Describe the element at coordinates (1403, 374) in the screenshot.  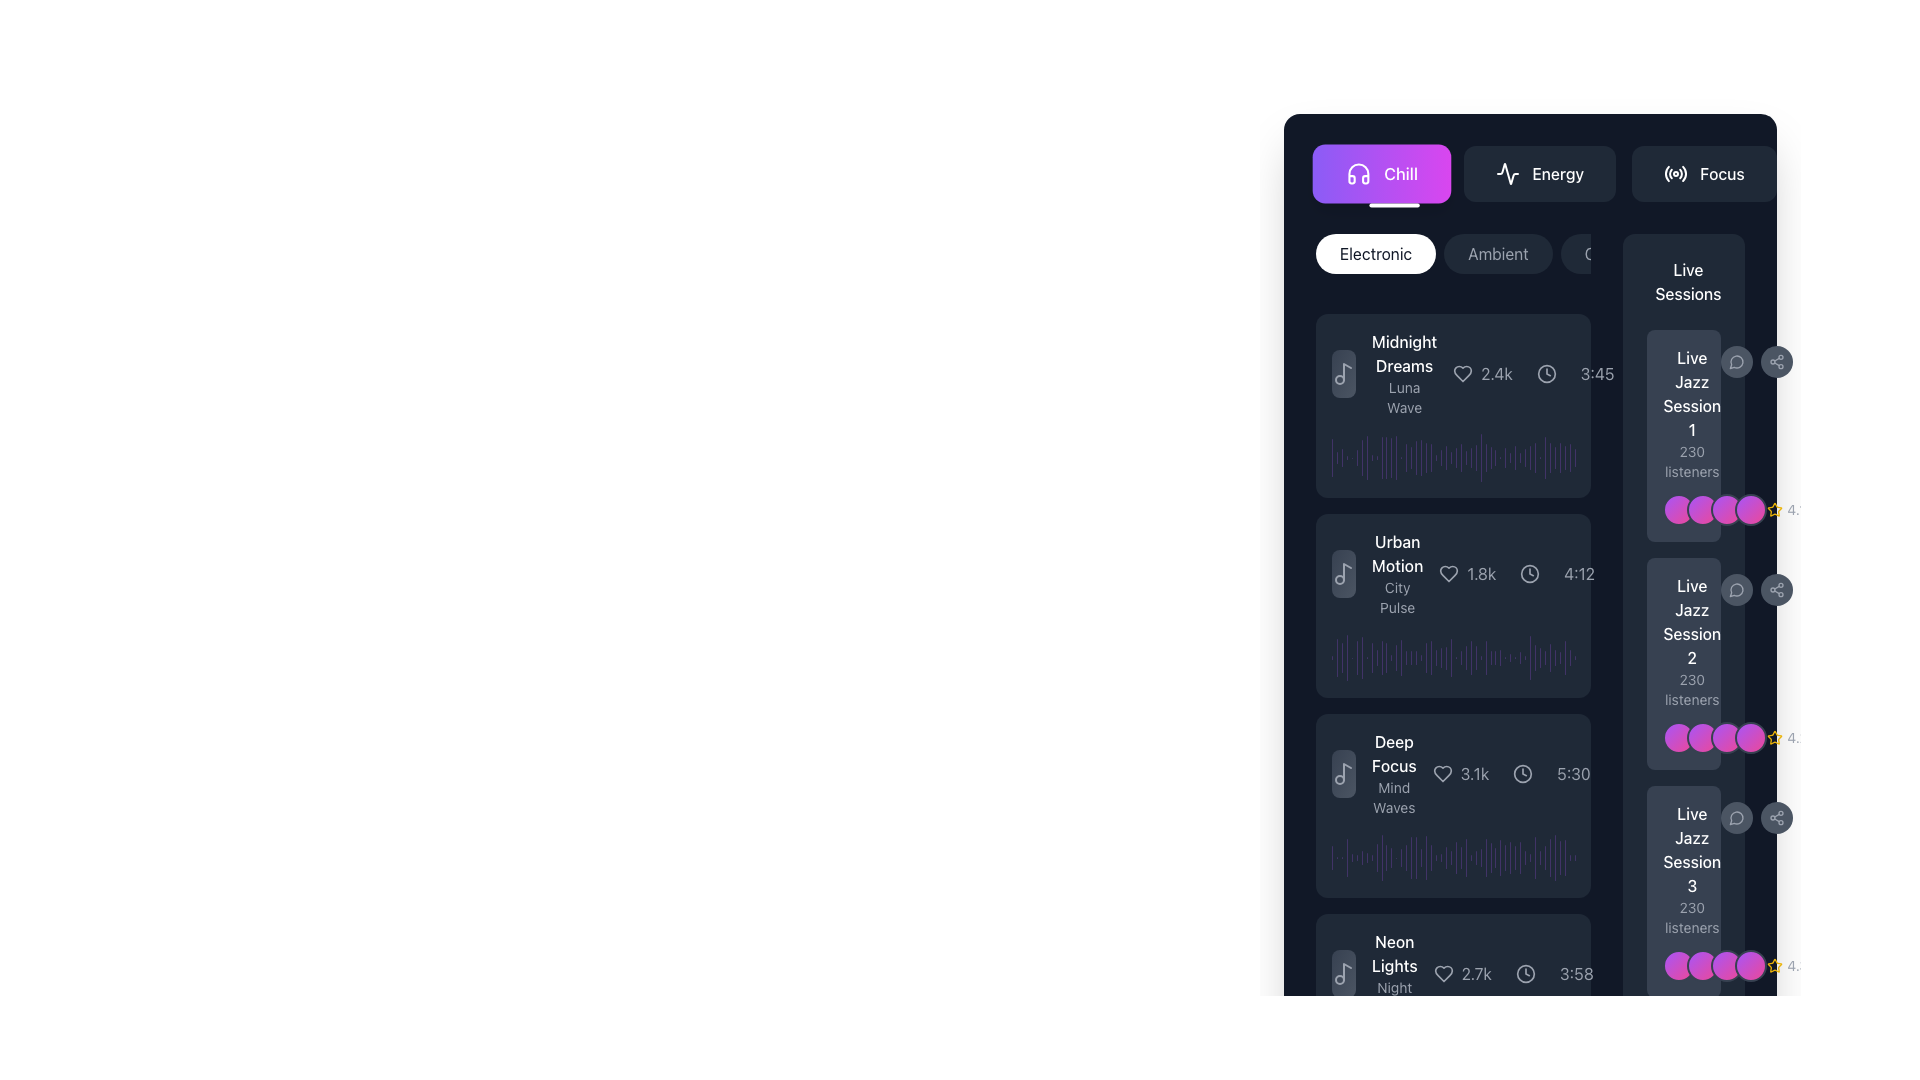
I see `the title and subtitle text block of the first song entry in the list` at that location.